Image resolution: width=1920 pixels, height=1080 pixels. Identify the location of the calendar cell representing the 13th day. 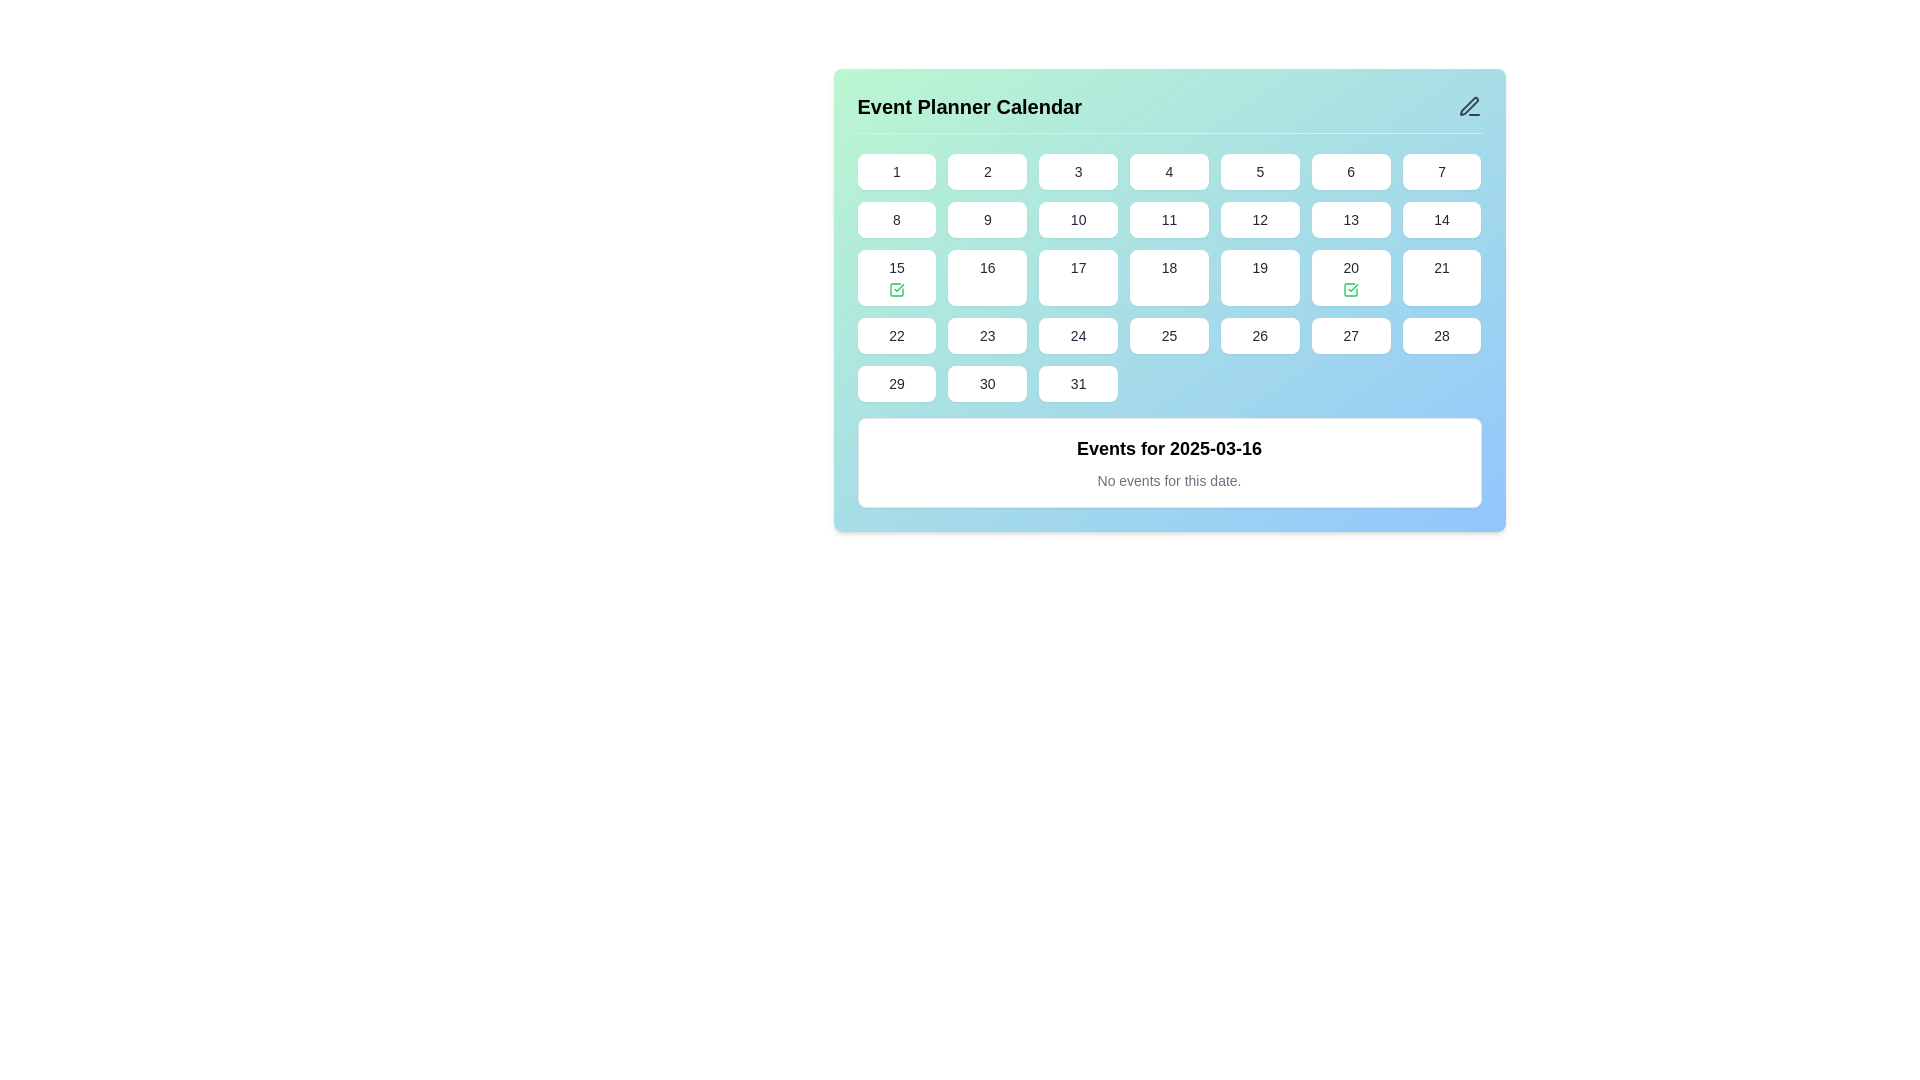
(1351, 219).